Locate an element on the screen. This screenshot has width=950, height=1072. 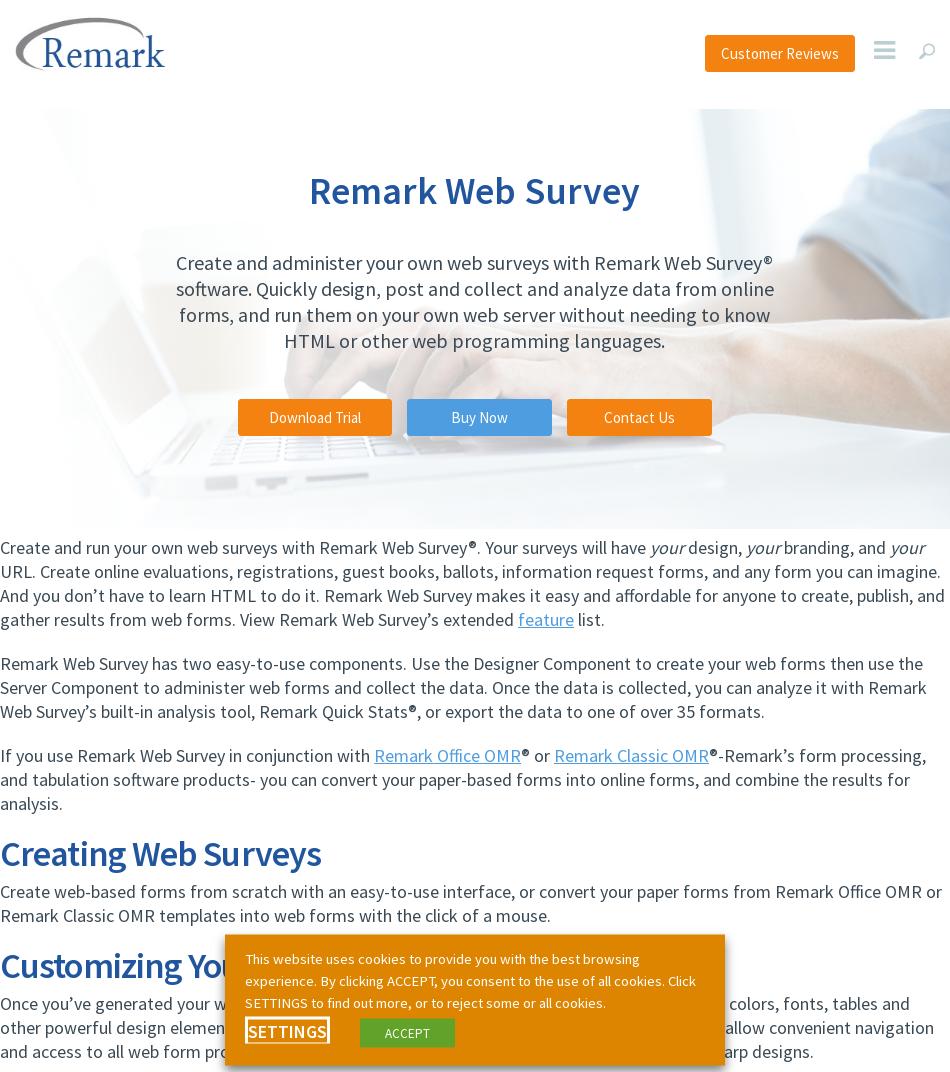
'Remark Web Survey' is located at coordinates (473, 189).